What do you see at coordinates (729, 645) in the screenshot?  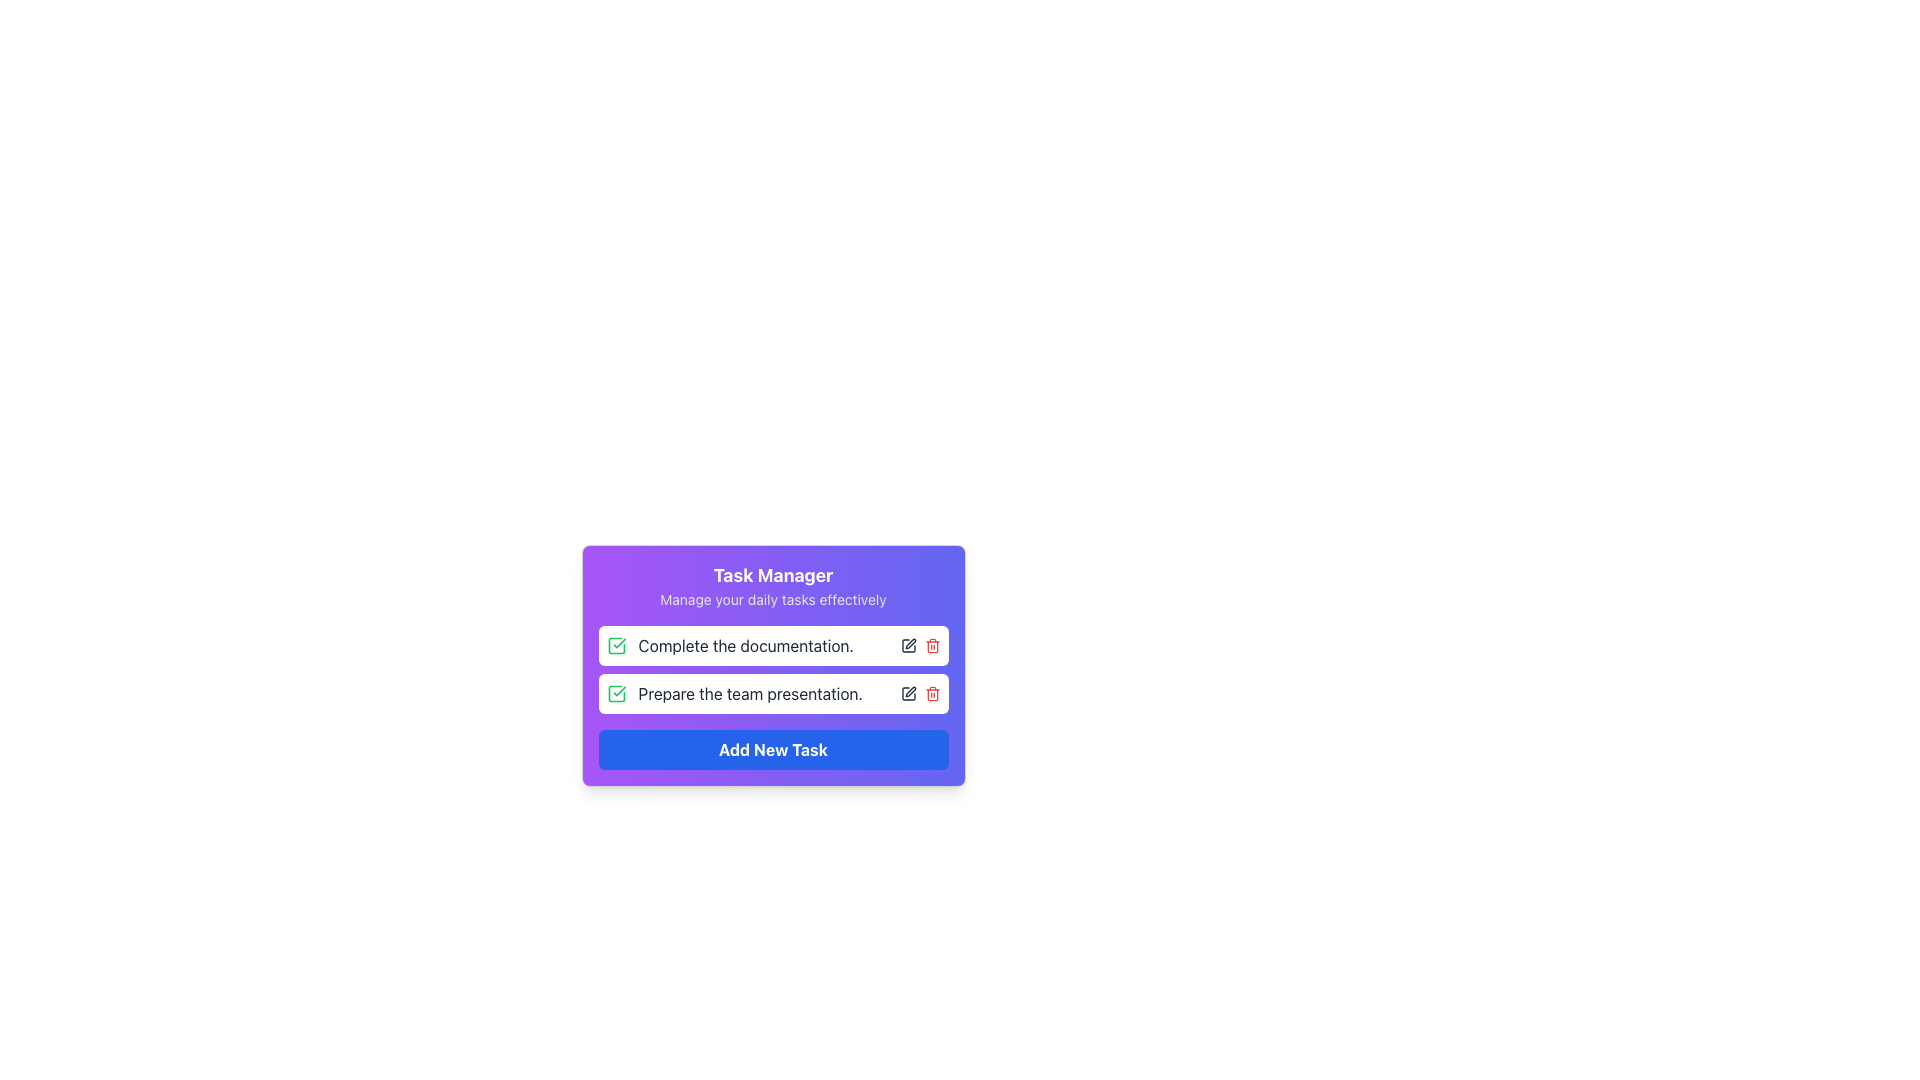 I see `the task item component displaying a green 'check' icon and the text 'Complete the documentation.' in the 'Task Manager' list` at bounding box center [729, 645].